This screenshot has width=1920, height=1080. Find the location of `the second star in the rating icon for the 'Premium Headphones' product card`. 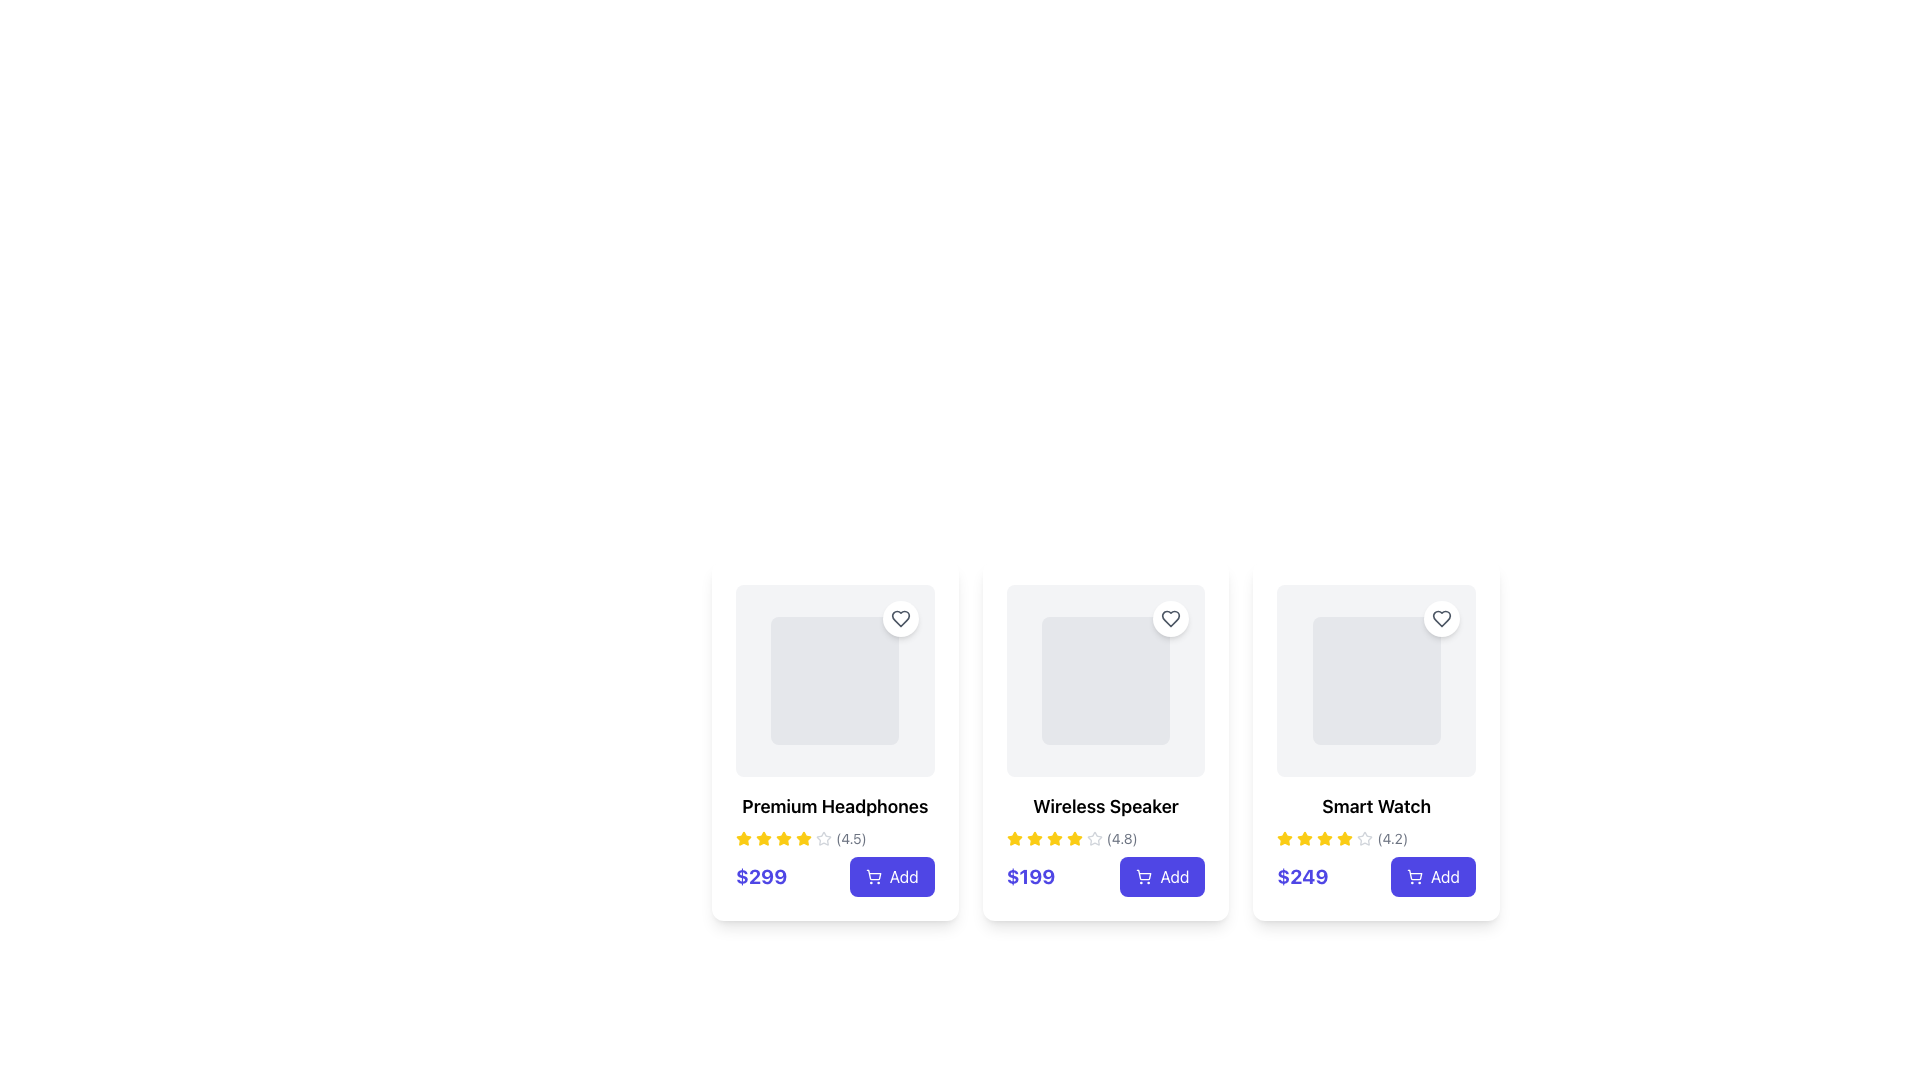

the second star in the rating icon for the 'Premium Headphones' product card is located at coordinates (782, 838).